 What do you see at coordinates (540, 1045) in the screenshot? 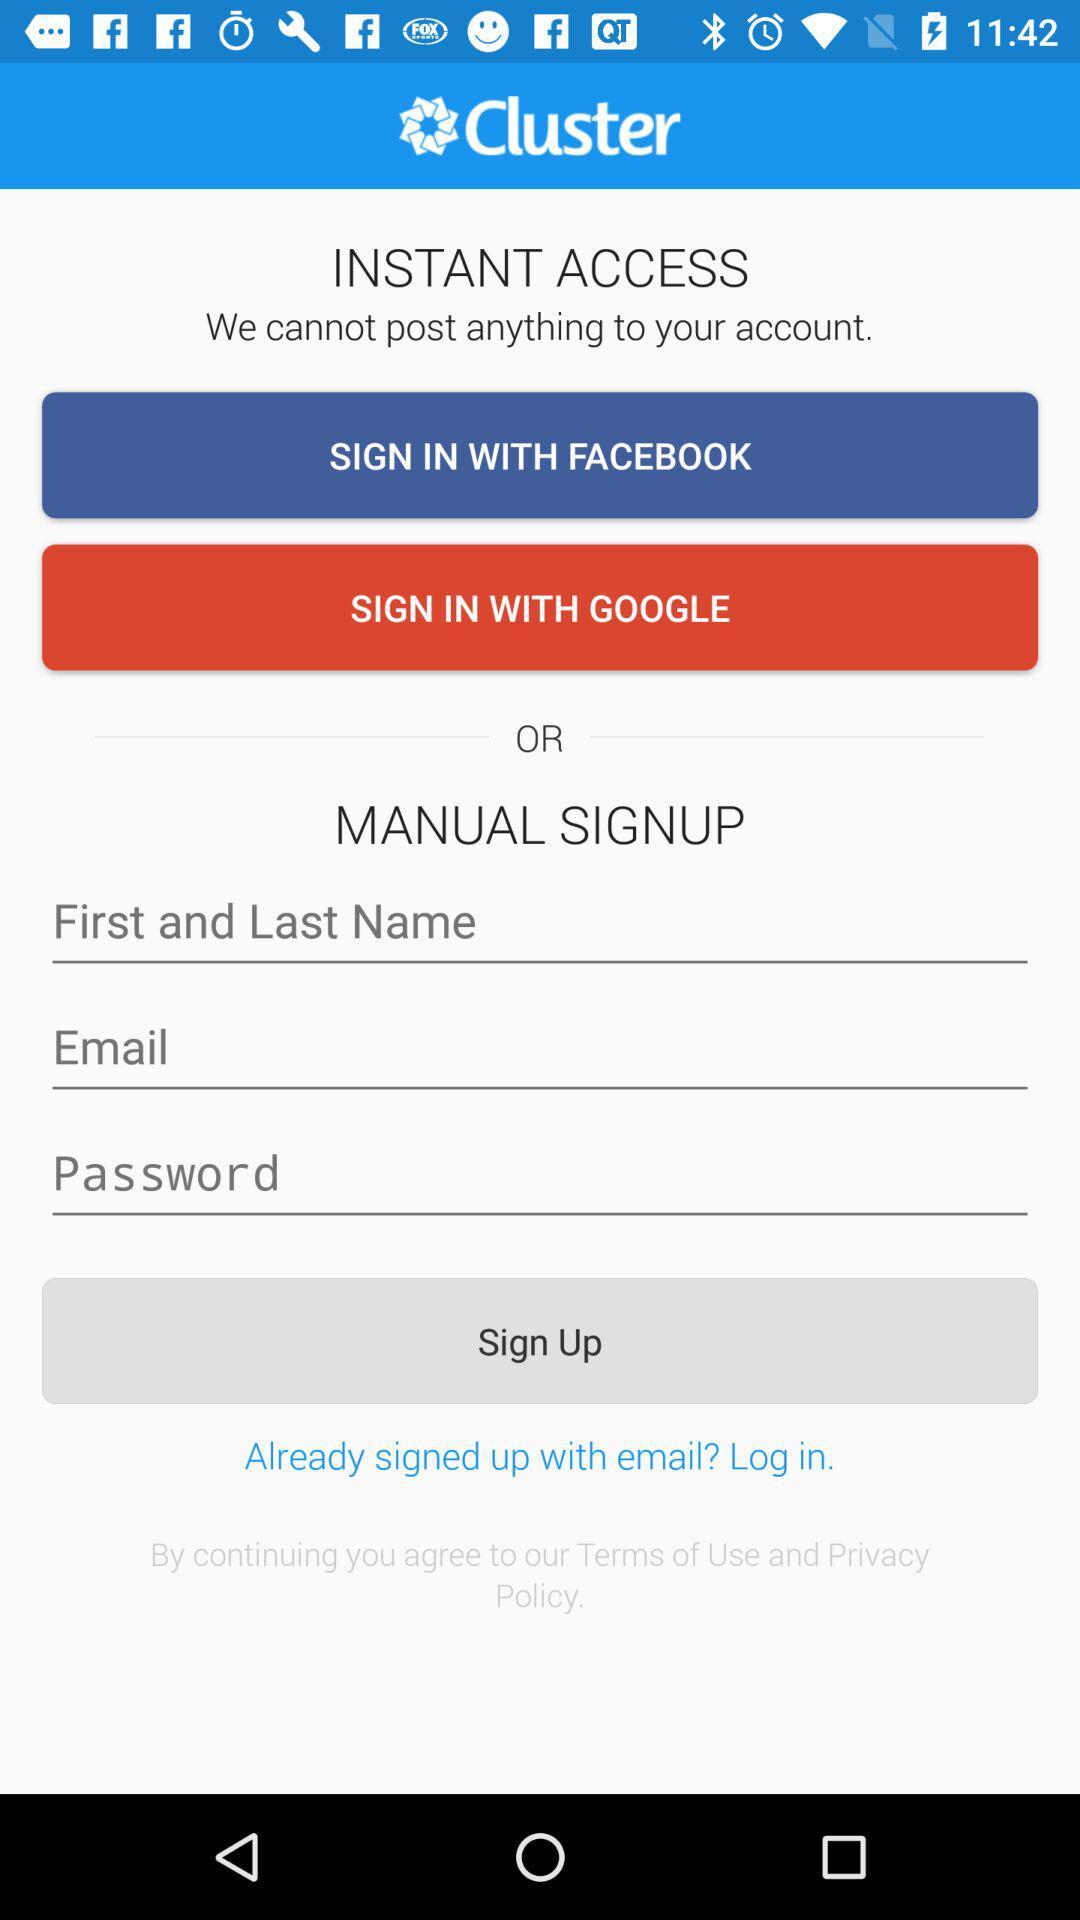
I see `email address` at bounding box center [540, 1045].